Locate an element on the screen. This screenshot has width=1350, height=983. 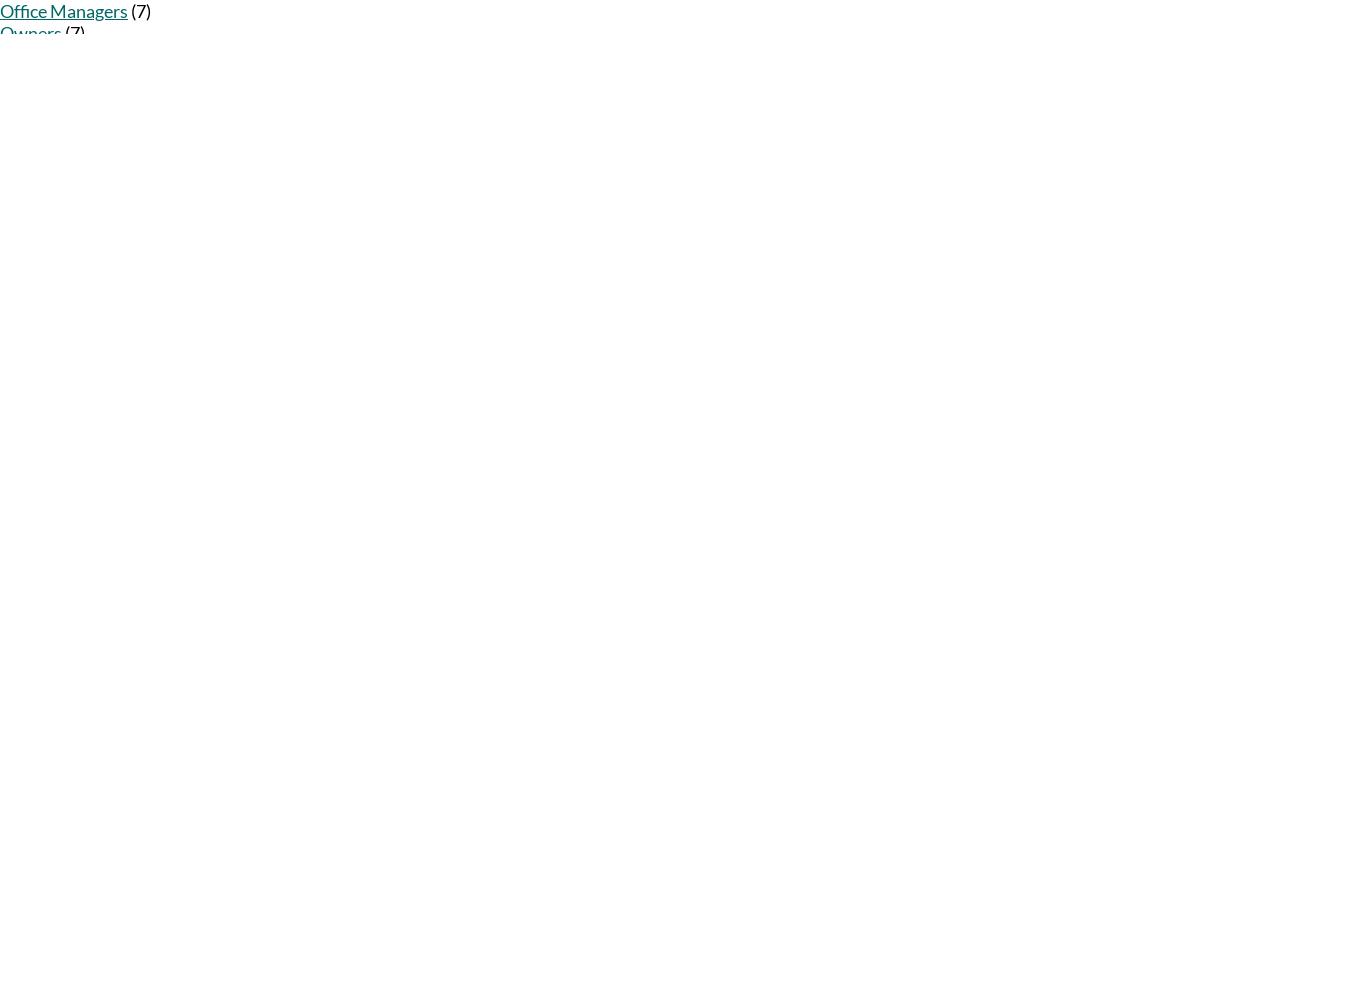
'Veterinarians and Hospital Staff' is located at coordinates (96, 446).